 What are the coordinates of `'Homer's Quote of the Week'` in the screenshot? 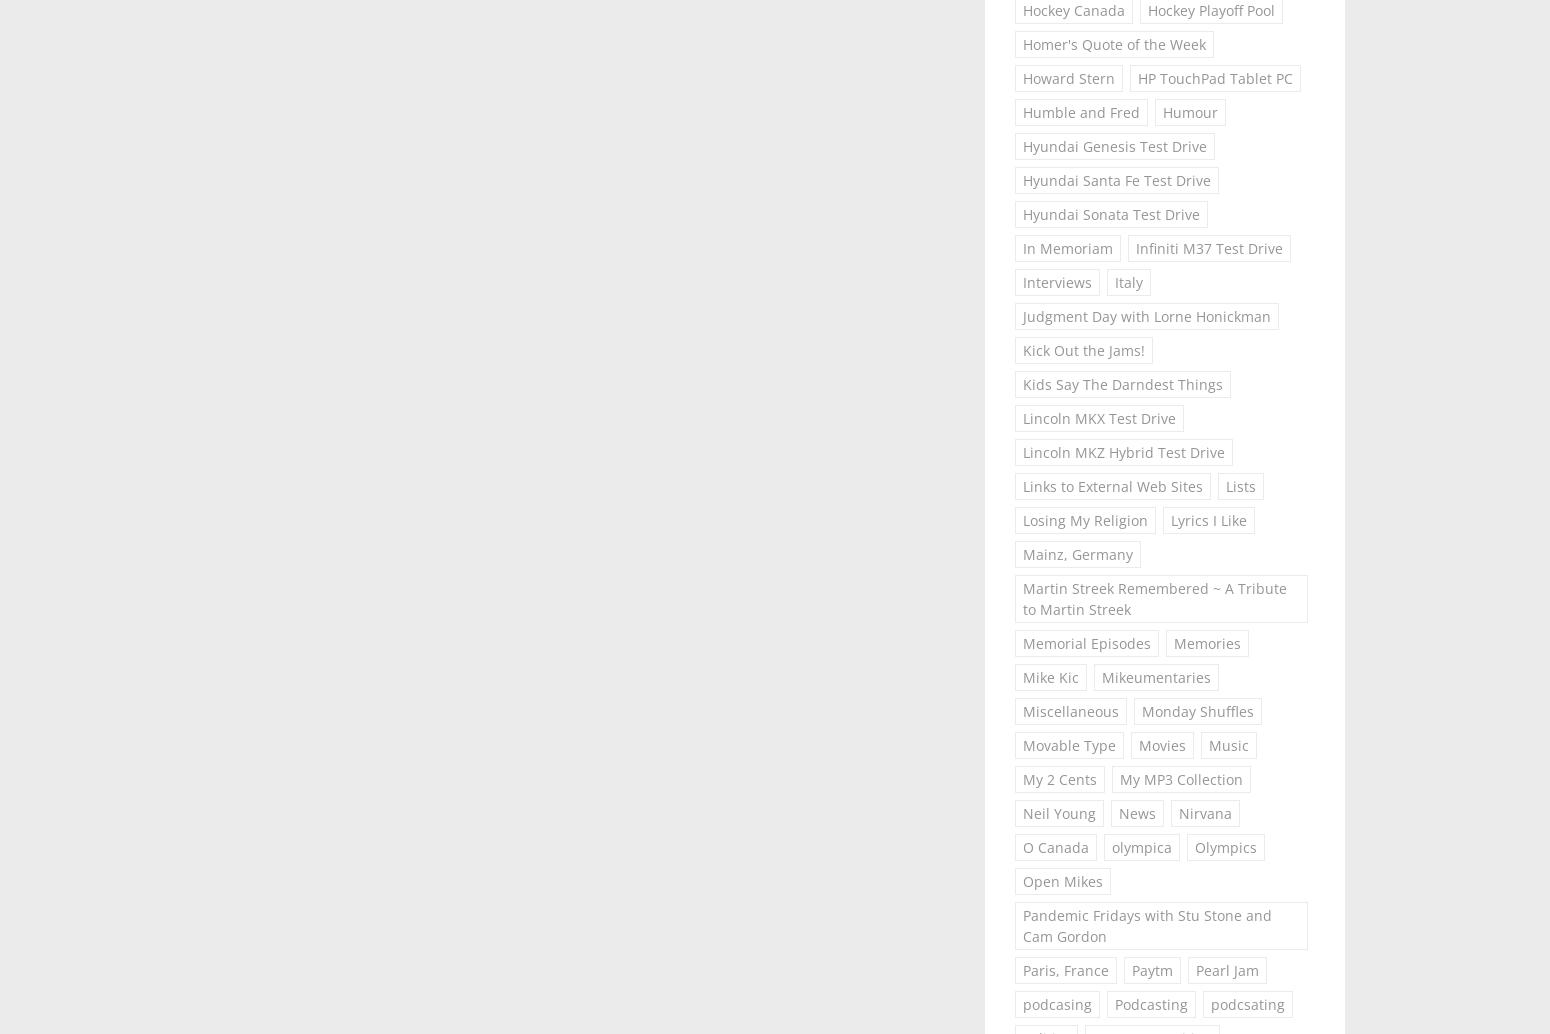 It's located at (1113, 44).